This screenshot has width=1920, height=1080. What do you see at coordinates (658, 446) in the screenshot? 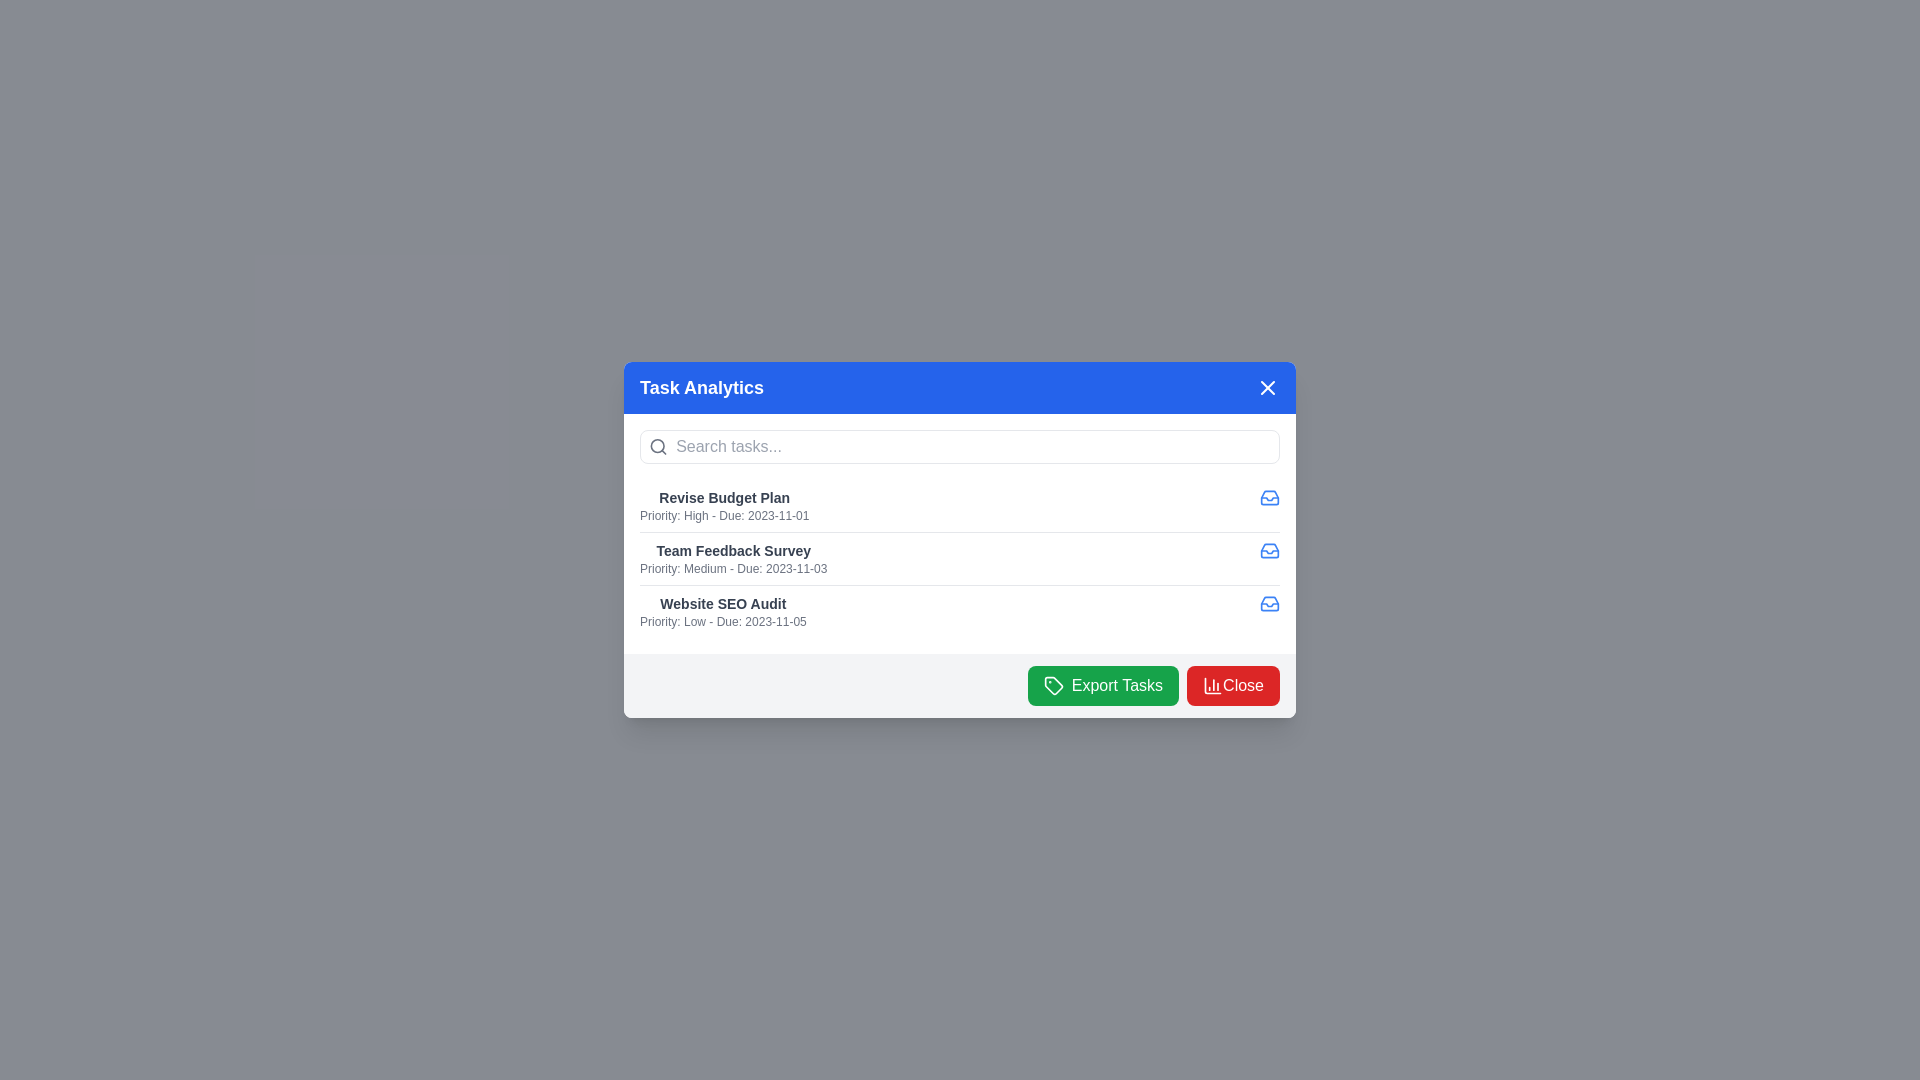
I see `the search icon located inside the search bar at the top of the modal window, which indicates the functionality for search queries` at bounding box center [658, 446].